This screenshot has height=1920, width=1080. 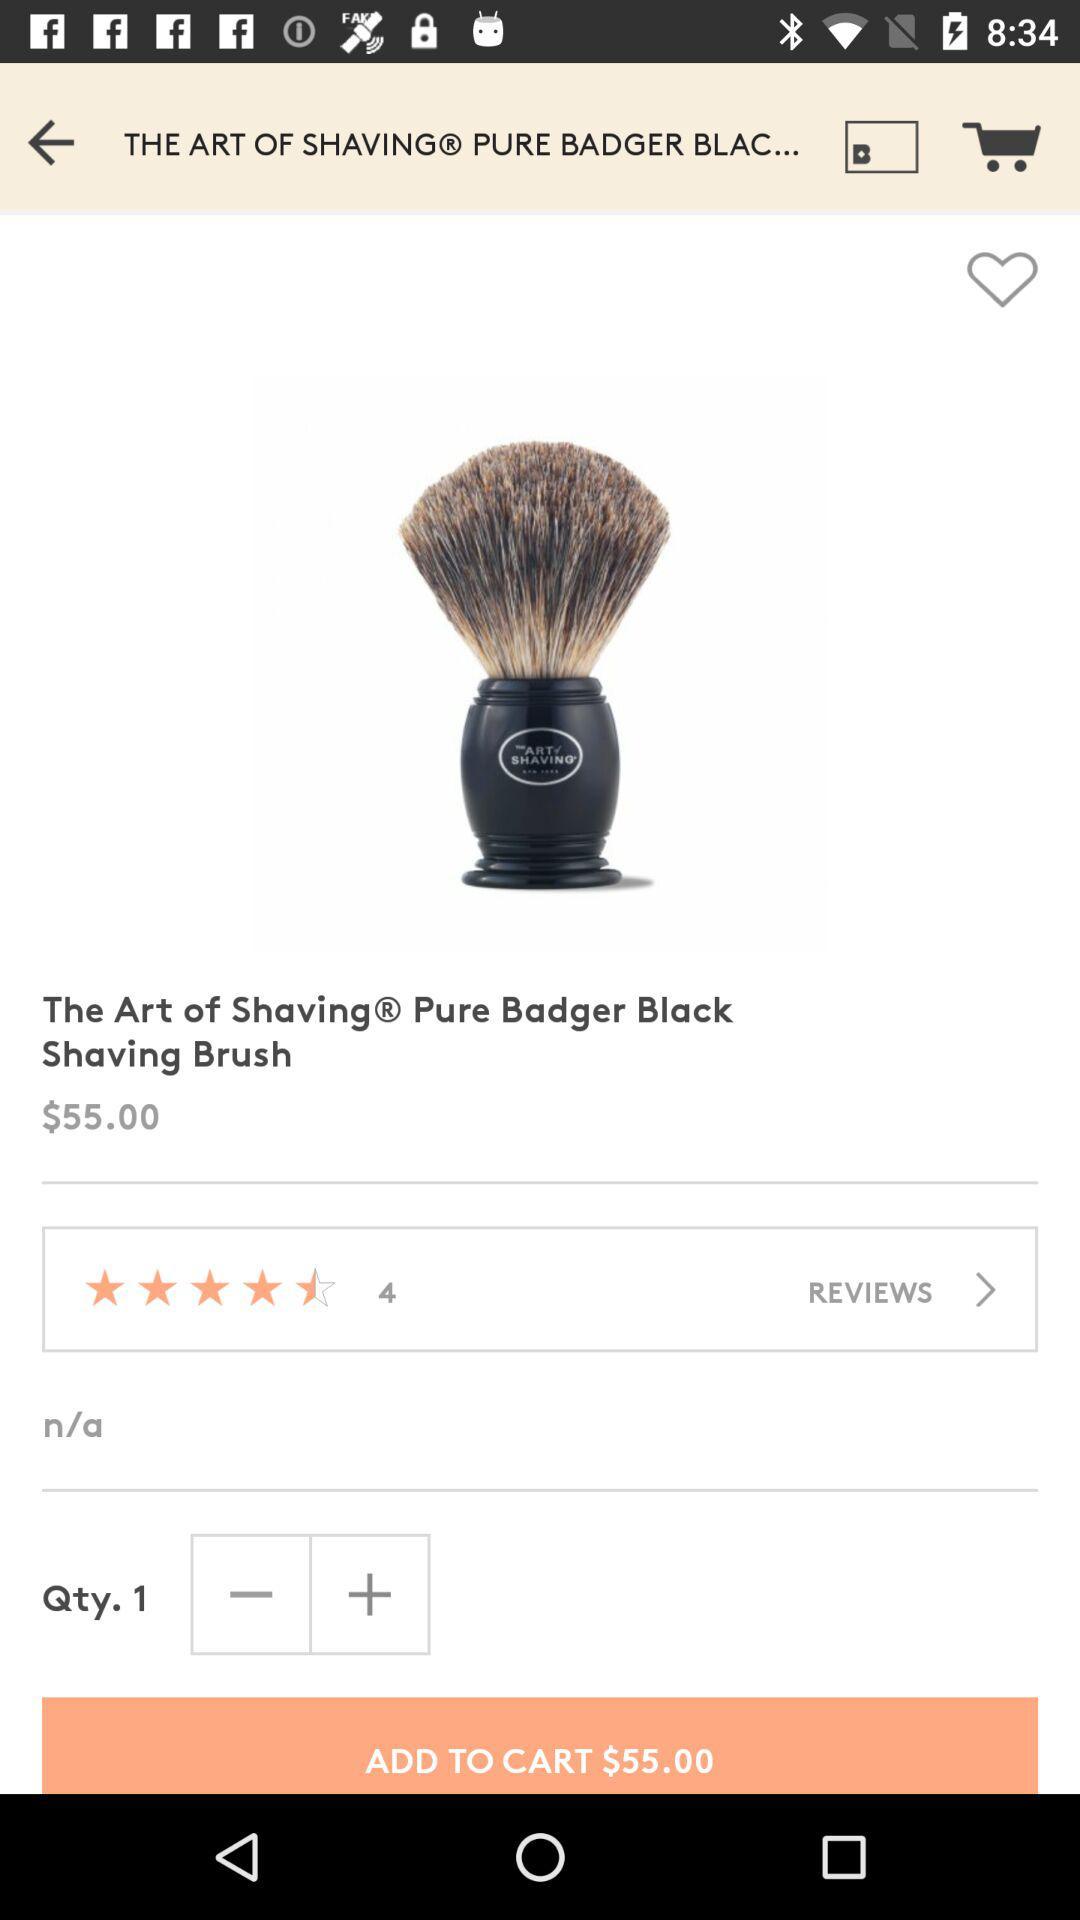 What do you see at coordinates (1014, 135) in the screenshot?
I see `to cart` at bounding box center [1014, 135].